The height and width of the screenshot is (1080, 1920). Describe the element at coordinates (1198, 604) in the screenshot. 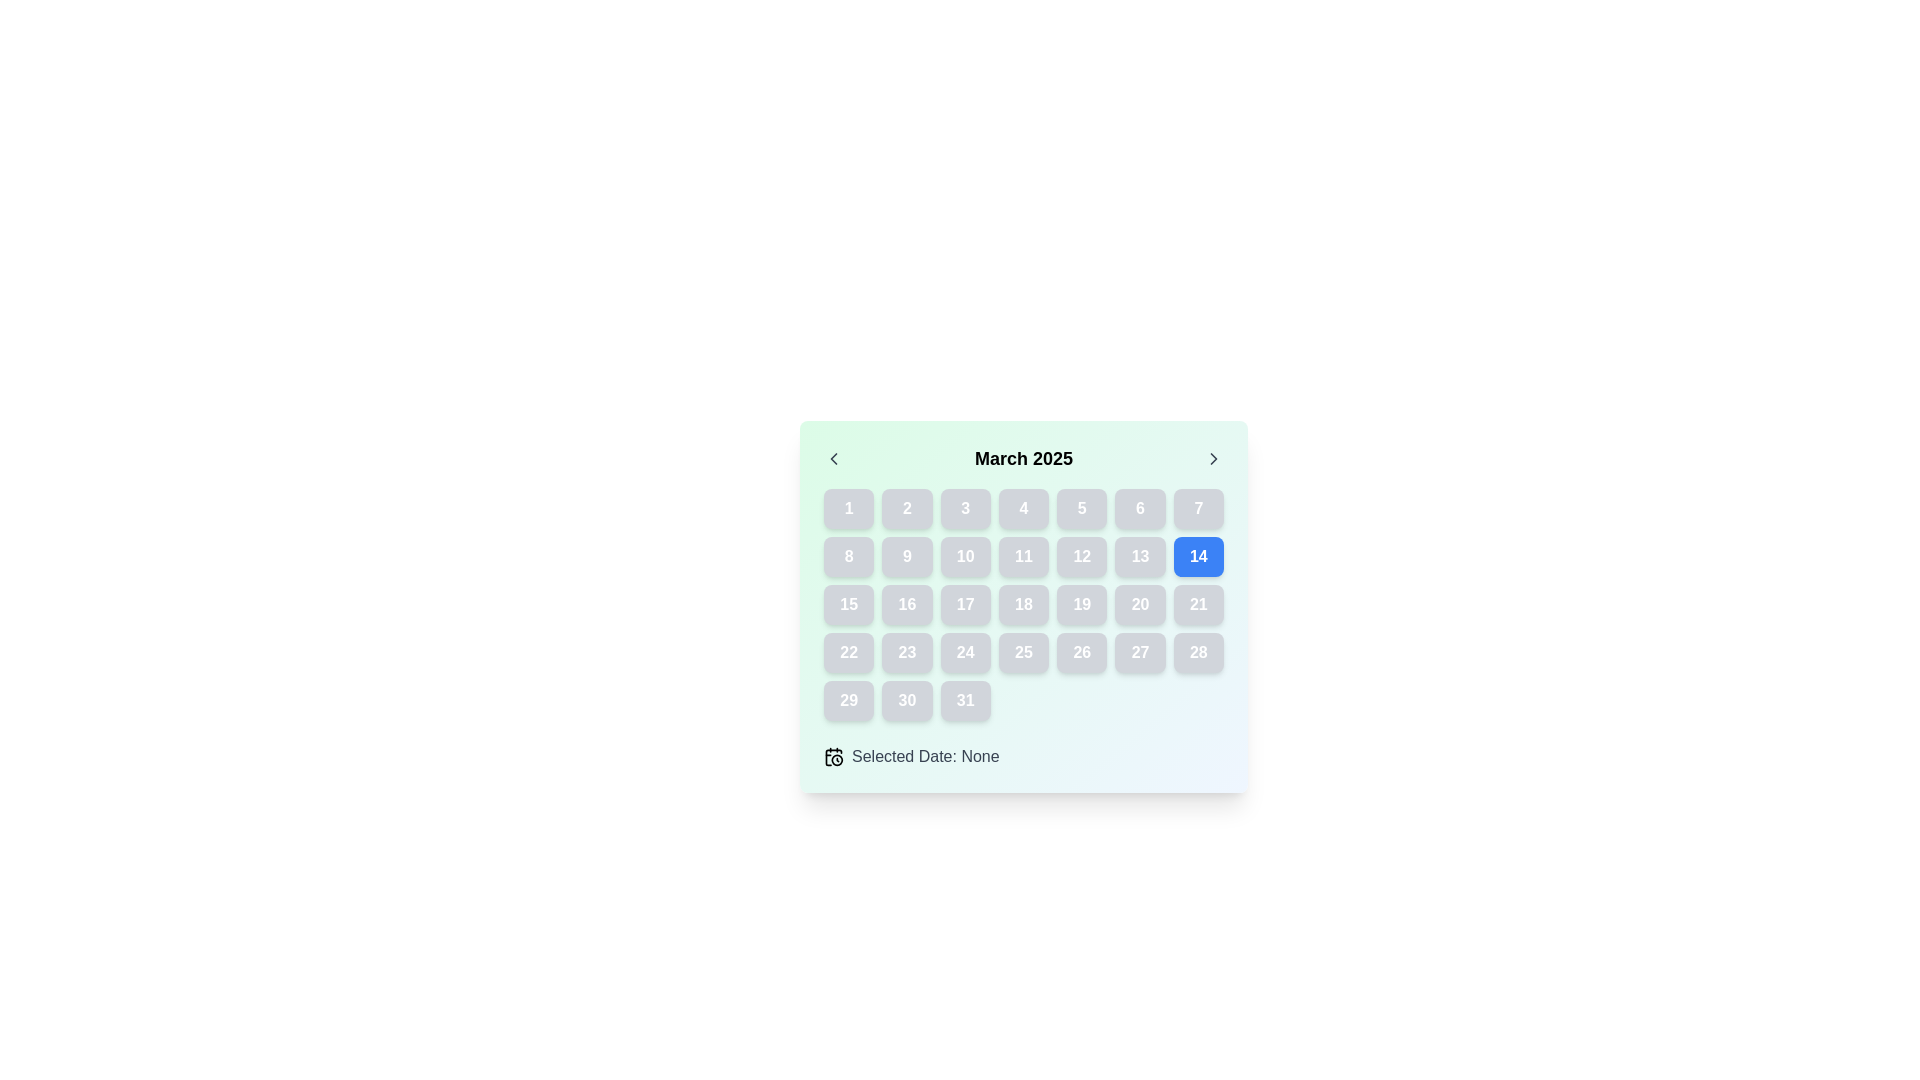

I see `the interactive button representing the date '21' in the calendar` at that location.